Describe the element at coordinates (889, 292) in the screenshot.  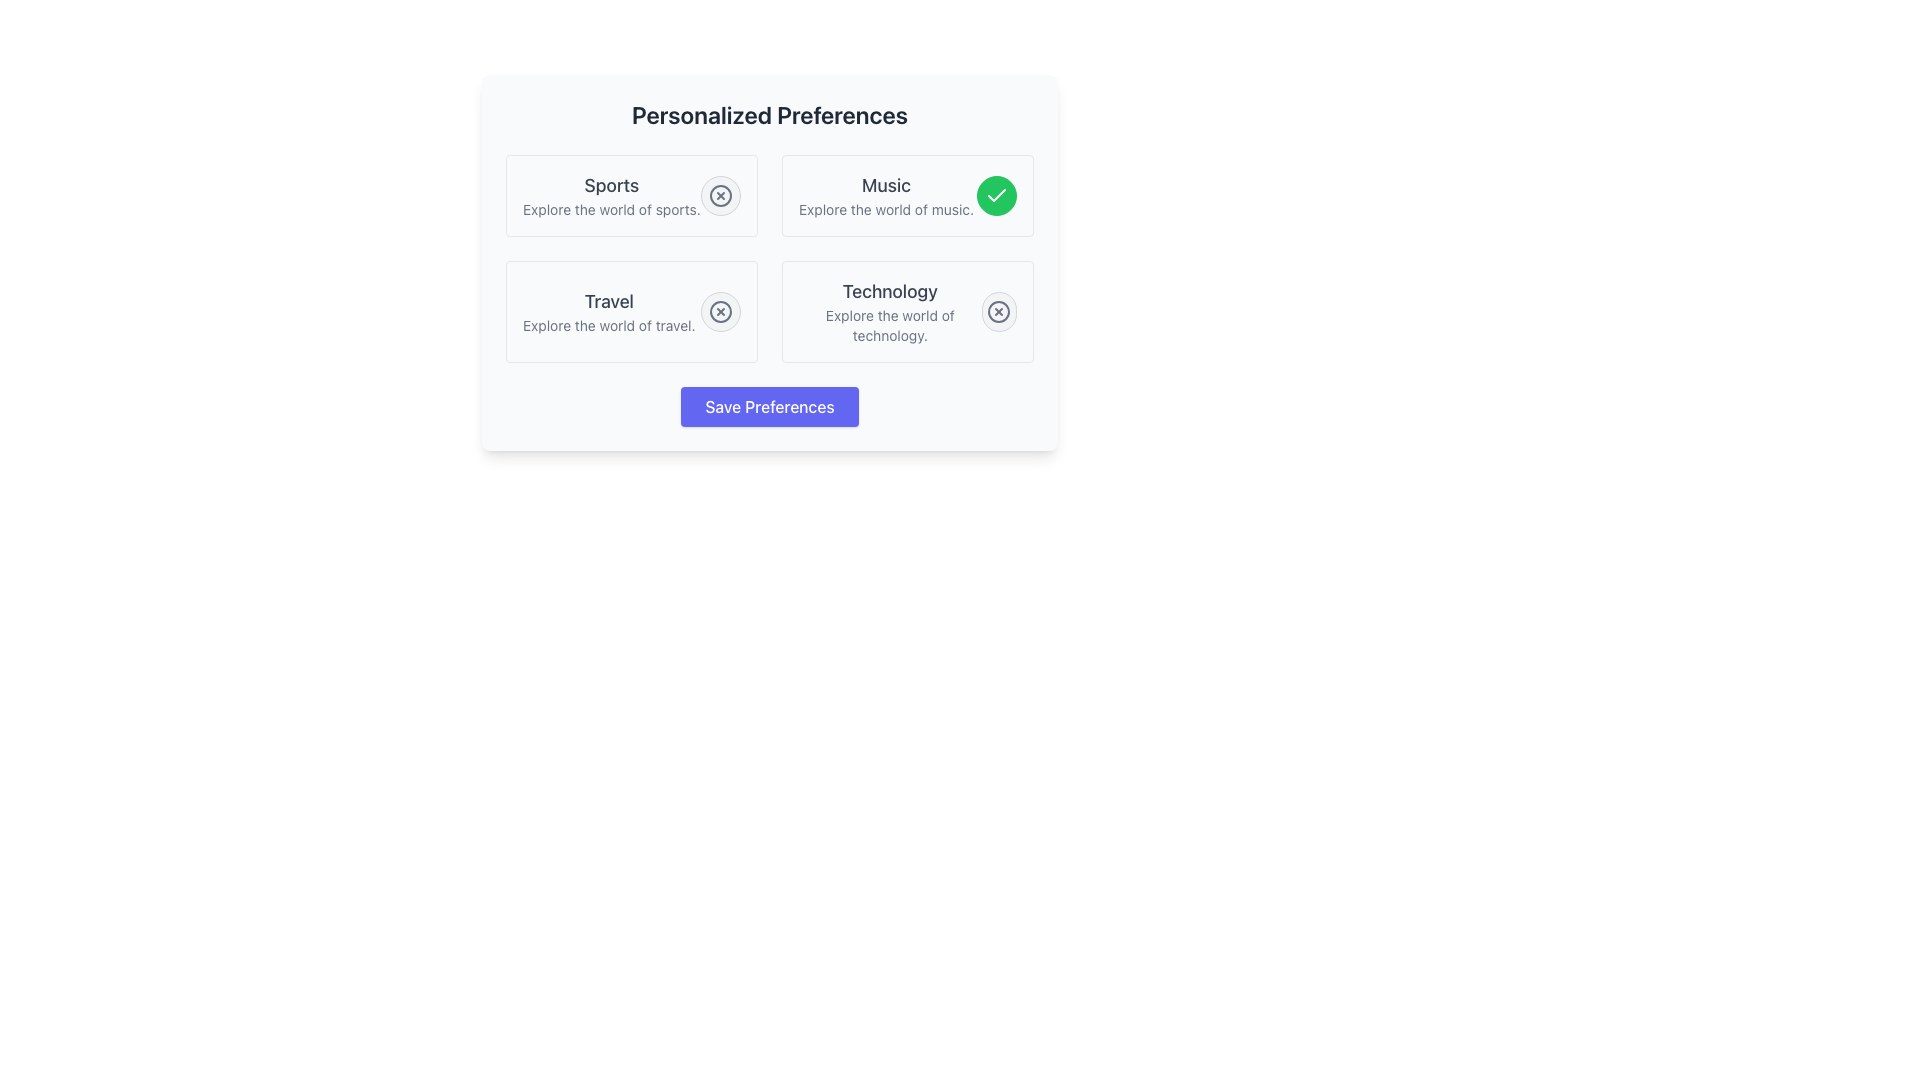
I see `the Text Label that serves as the title for the 'Technology' section, located at the bottom-right of a grid layout, directly above the description 'Explore the world of technology'` at that location.